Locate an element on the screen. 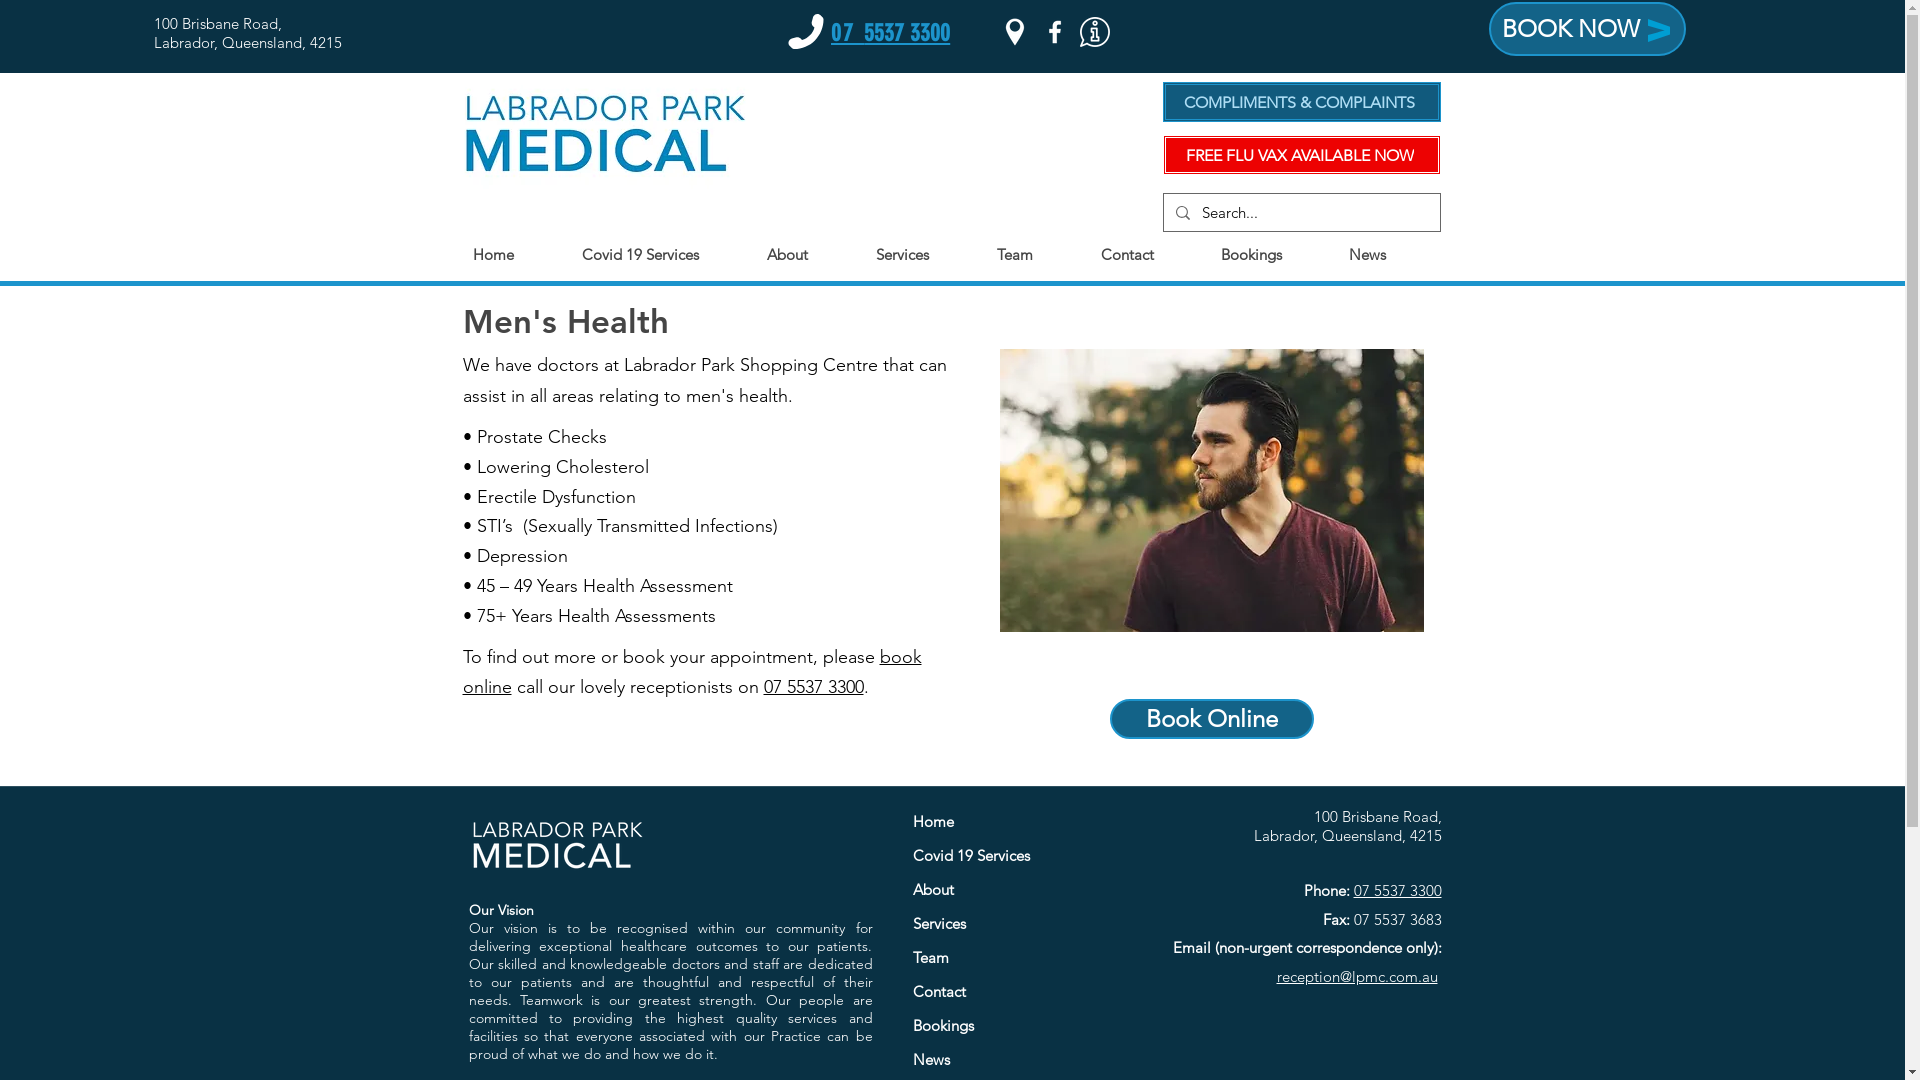 This screenshot has width=1920, height=1080. '07 5537 3300' is located at coordinates (889, 33).